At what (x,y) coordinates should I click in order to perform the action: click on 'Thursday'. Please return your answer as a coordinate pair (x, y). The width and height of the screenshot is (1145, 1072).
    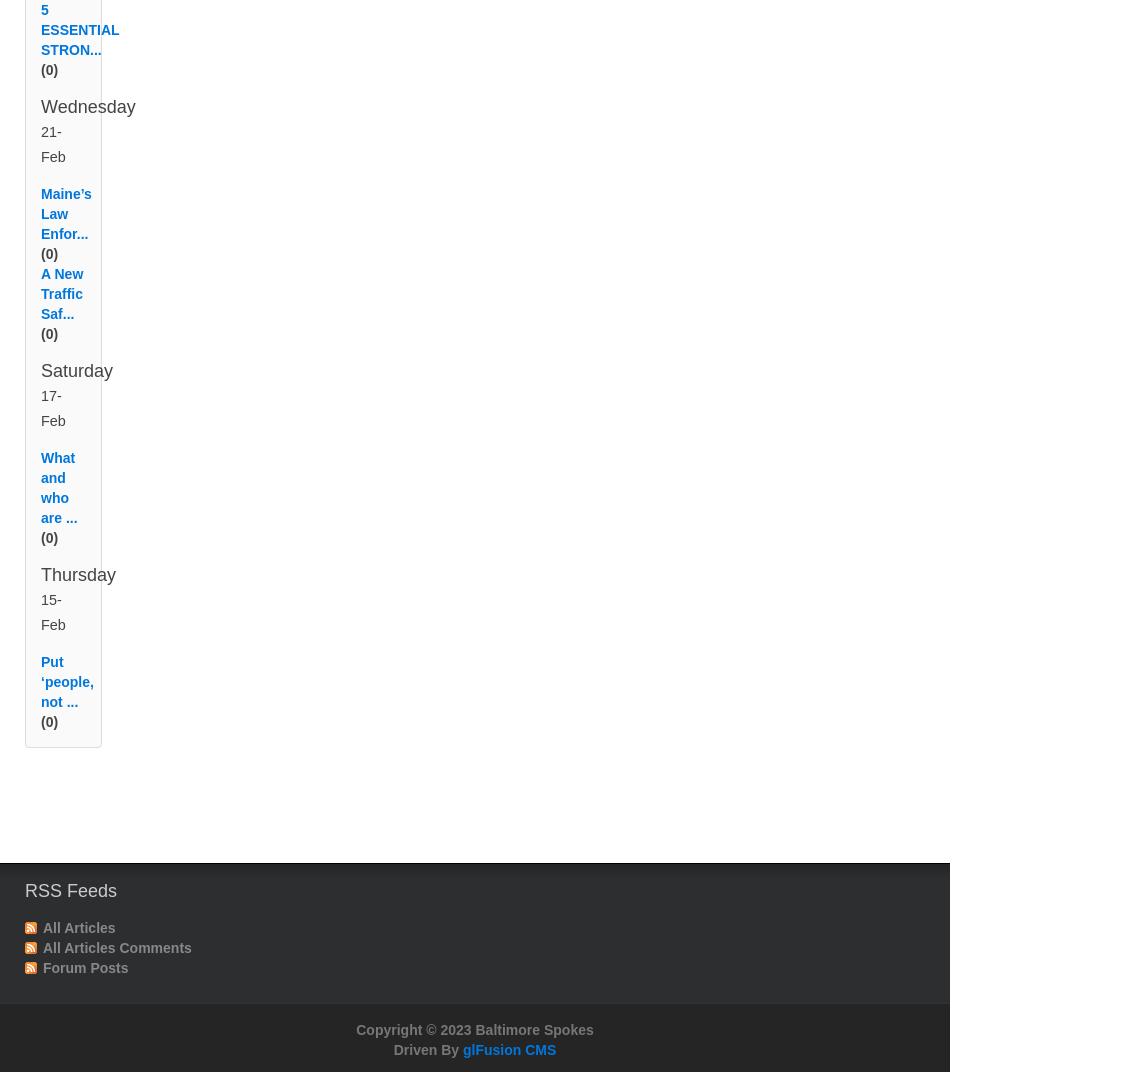
    Looking at the image, I should click on (78, 598).